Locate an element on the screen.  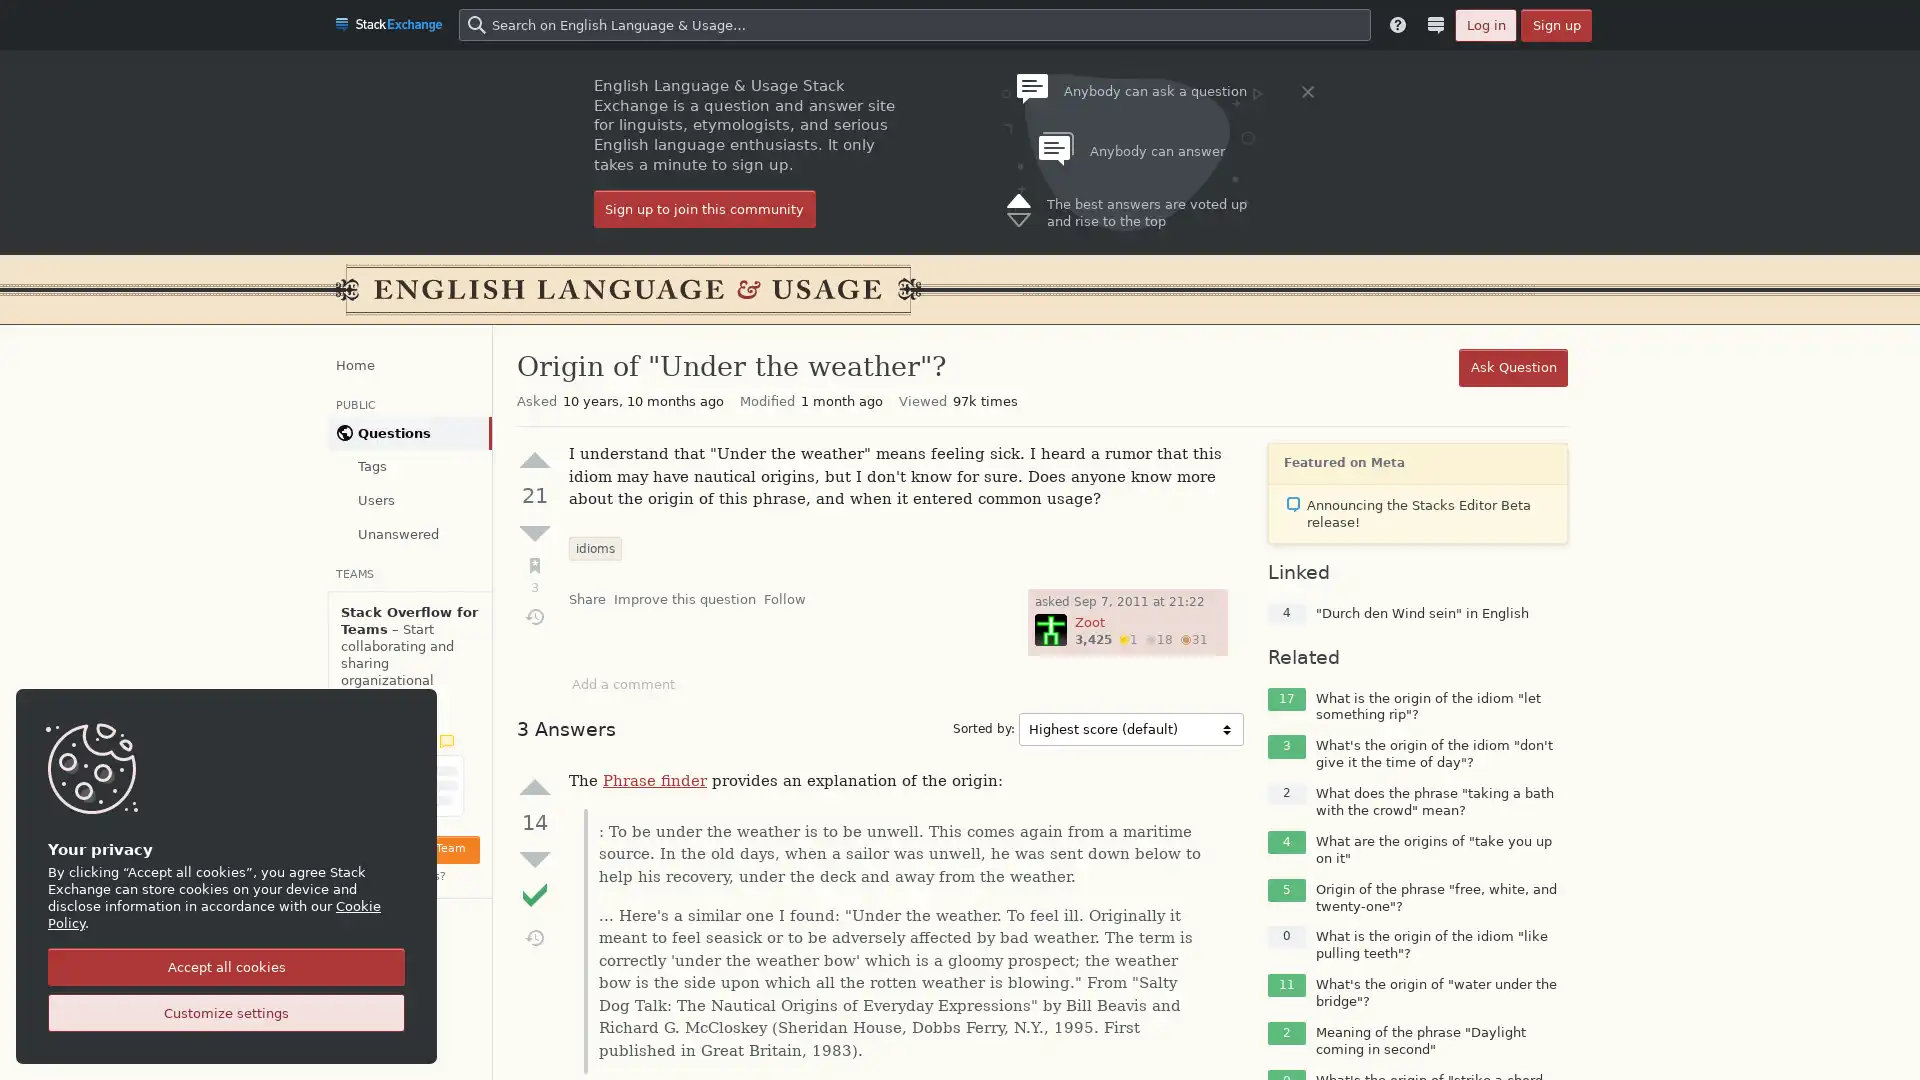
Bookmark (3) is located at coordinates (534, 575).